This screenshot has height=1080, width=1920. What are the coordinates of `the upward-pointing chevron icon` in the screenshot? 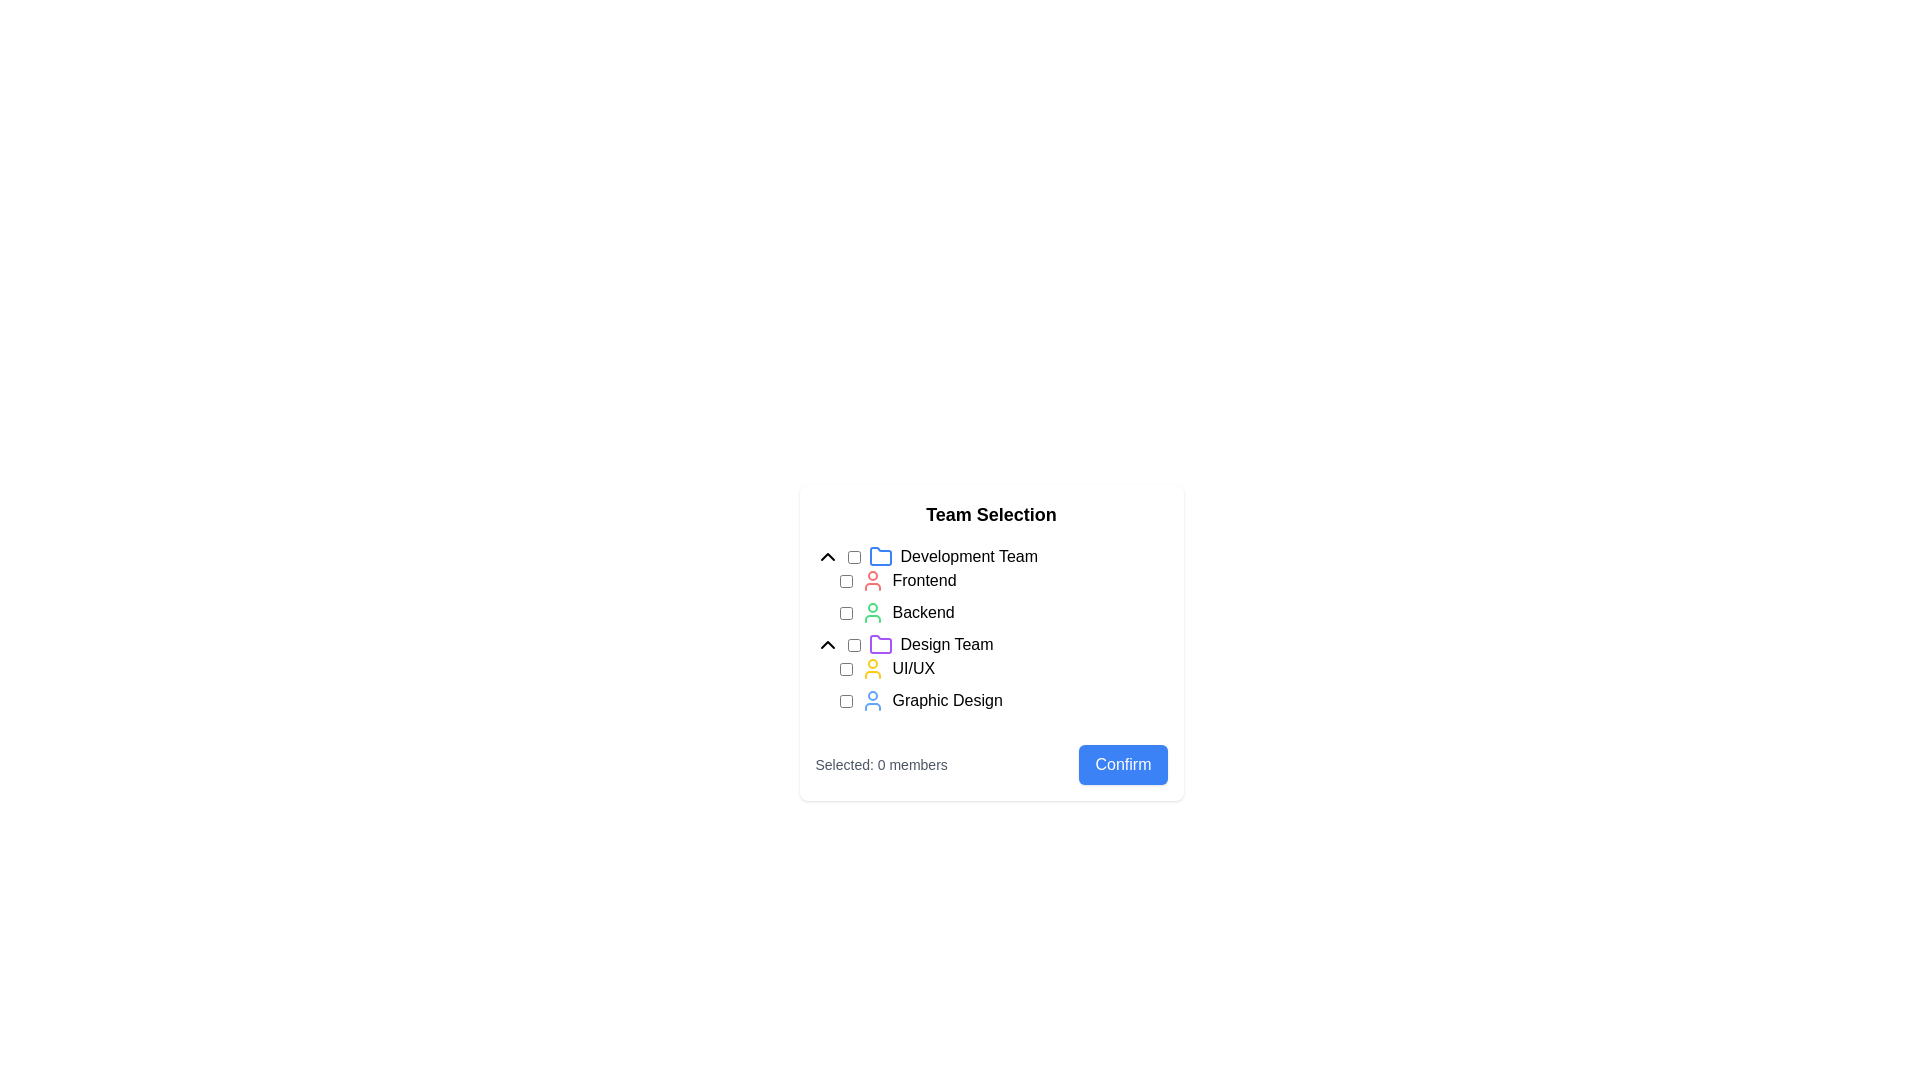 It's located at (827, 556).